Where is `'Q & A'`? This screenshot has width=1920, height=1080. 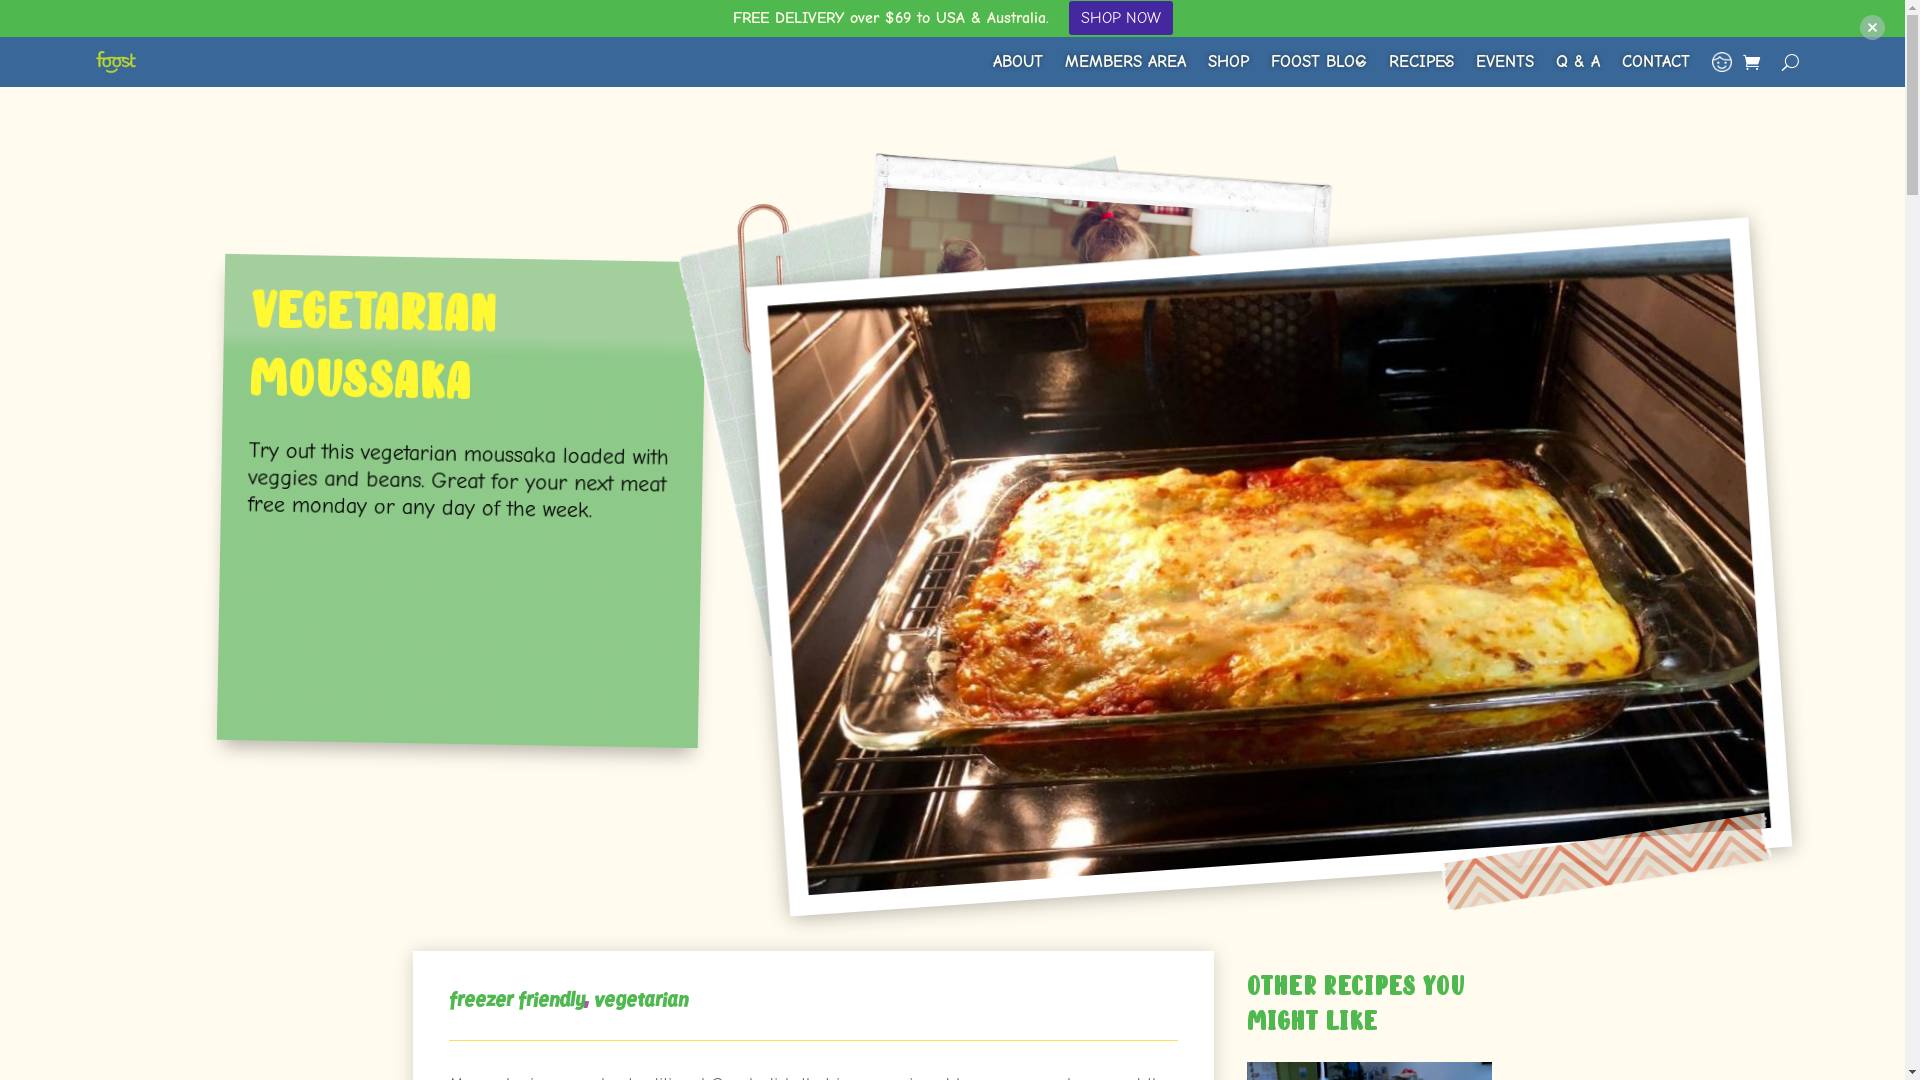 'Q & A' is located at coordinates (1577, 60).